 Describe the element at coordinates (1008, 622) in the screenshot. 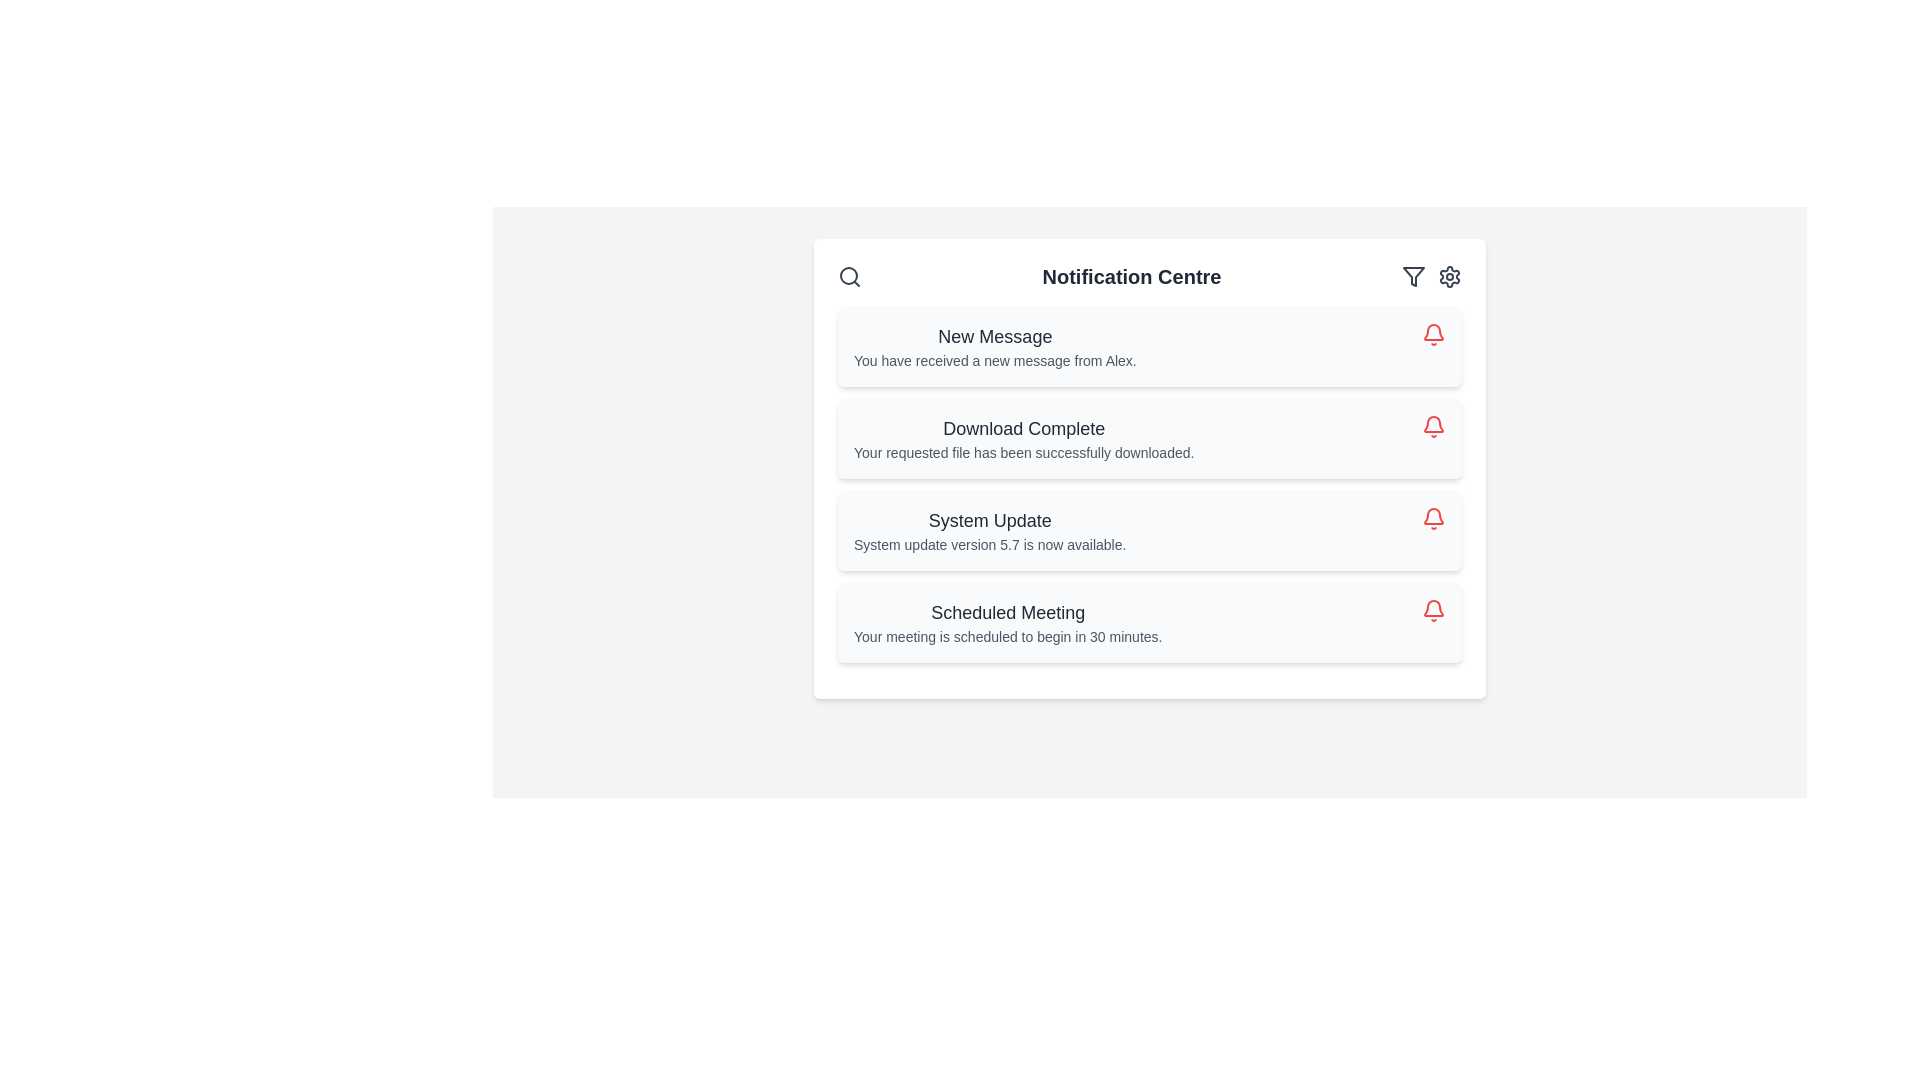

I see `information from the 'Scheduled Meeting' text block, which is located at the bottom of the notifications list in the notification center interface` at that location.